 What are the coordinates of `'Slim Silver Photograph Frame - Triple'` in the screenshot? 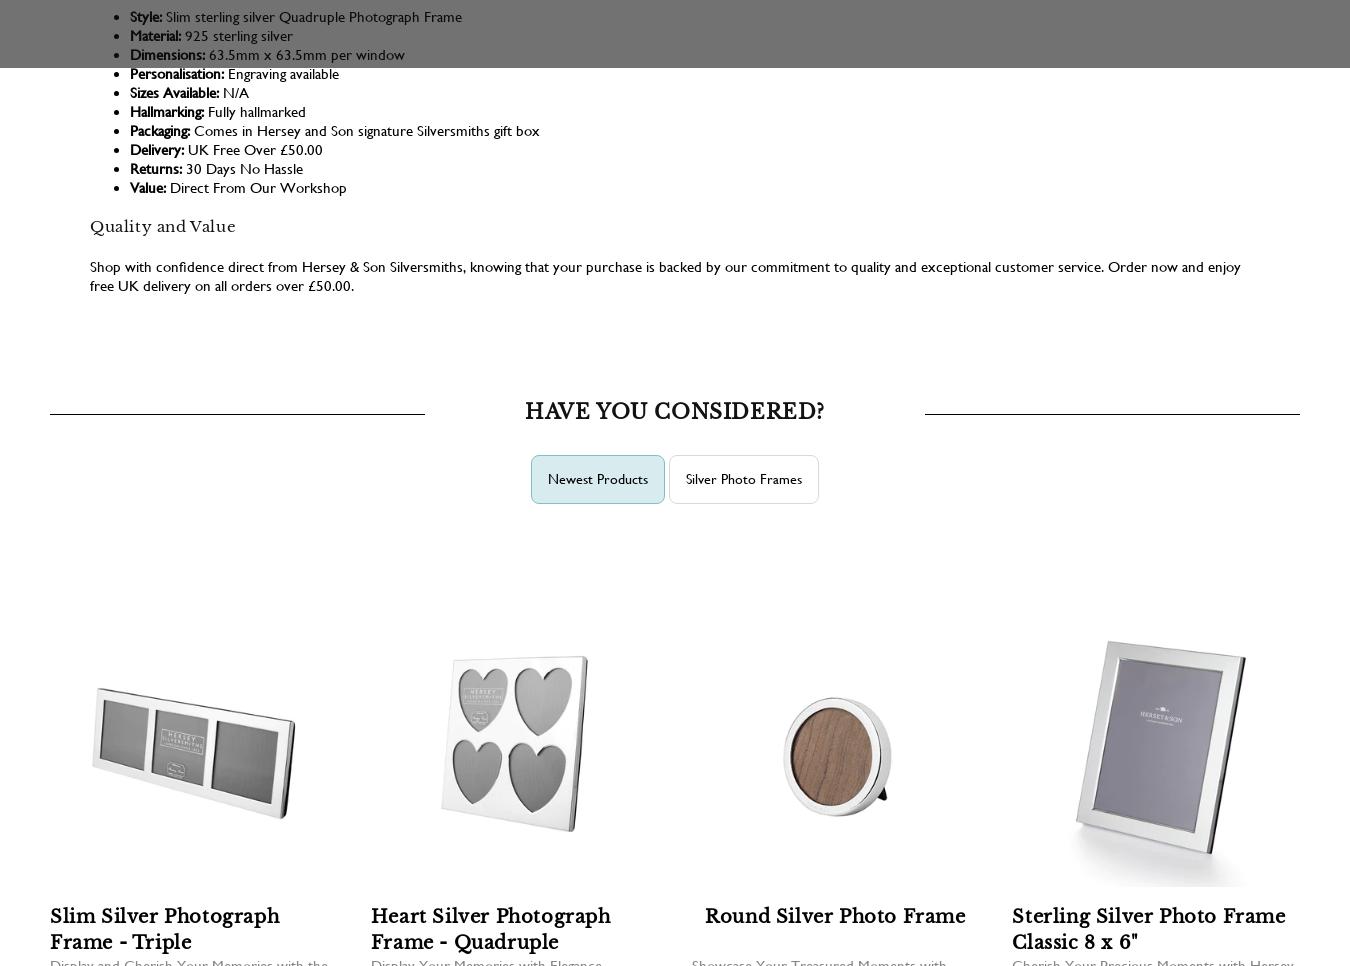 It's located at (164, 928).